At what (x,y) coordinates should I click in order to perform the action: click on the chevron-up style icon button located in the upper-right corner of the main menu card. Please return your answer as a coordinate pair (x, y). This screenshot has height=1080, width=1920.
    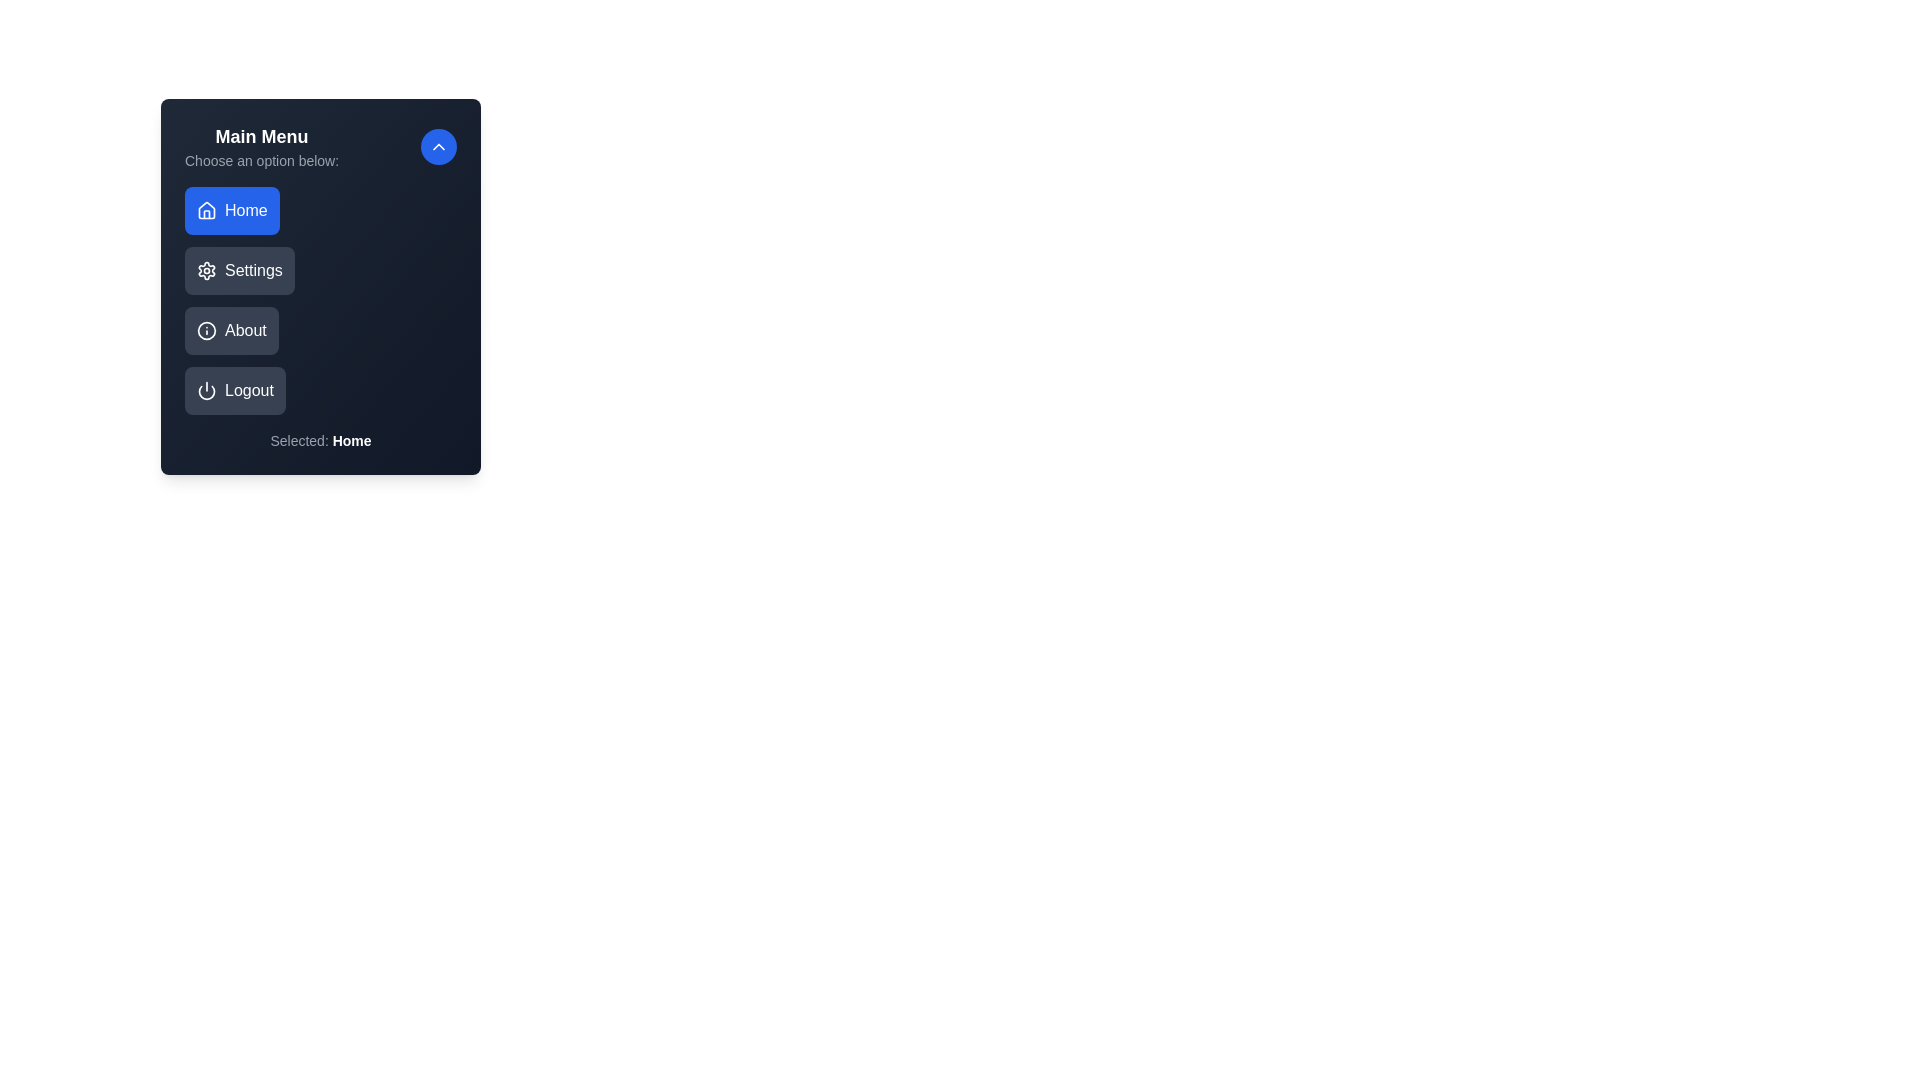
    Looking at the image, I should click on (437, 145).